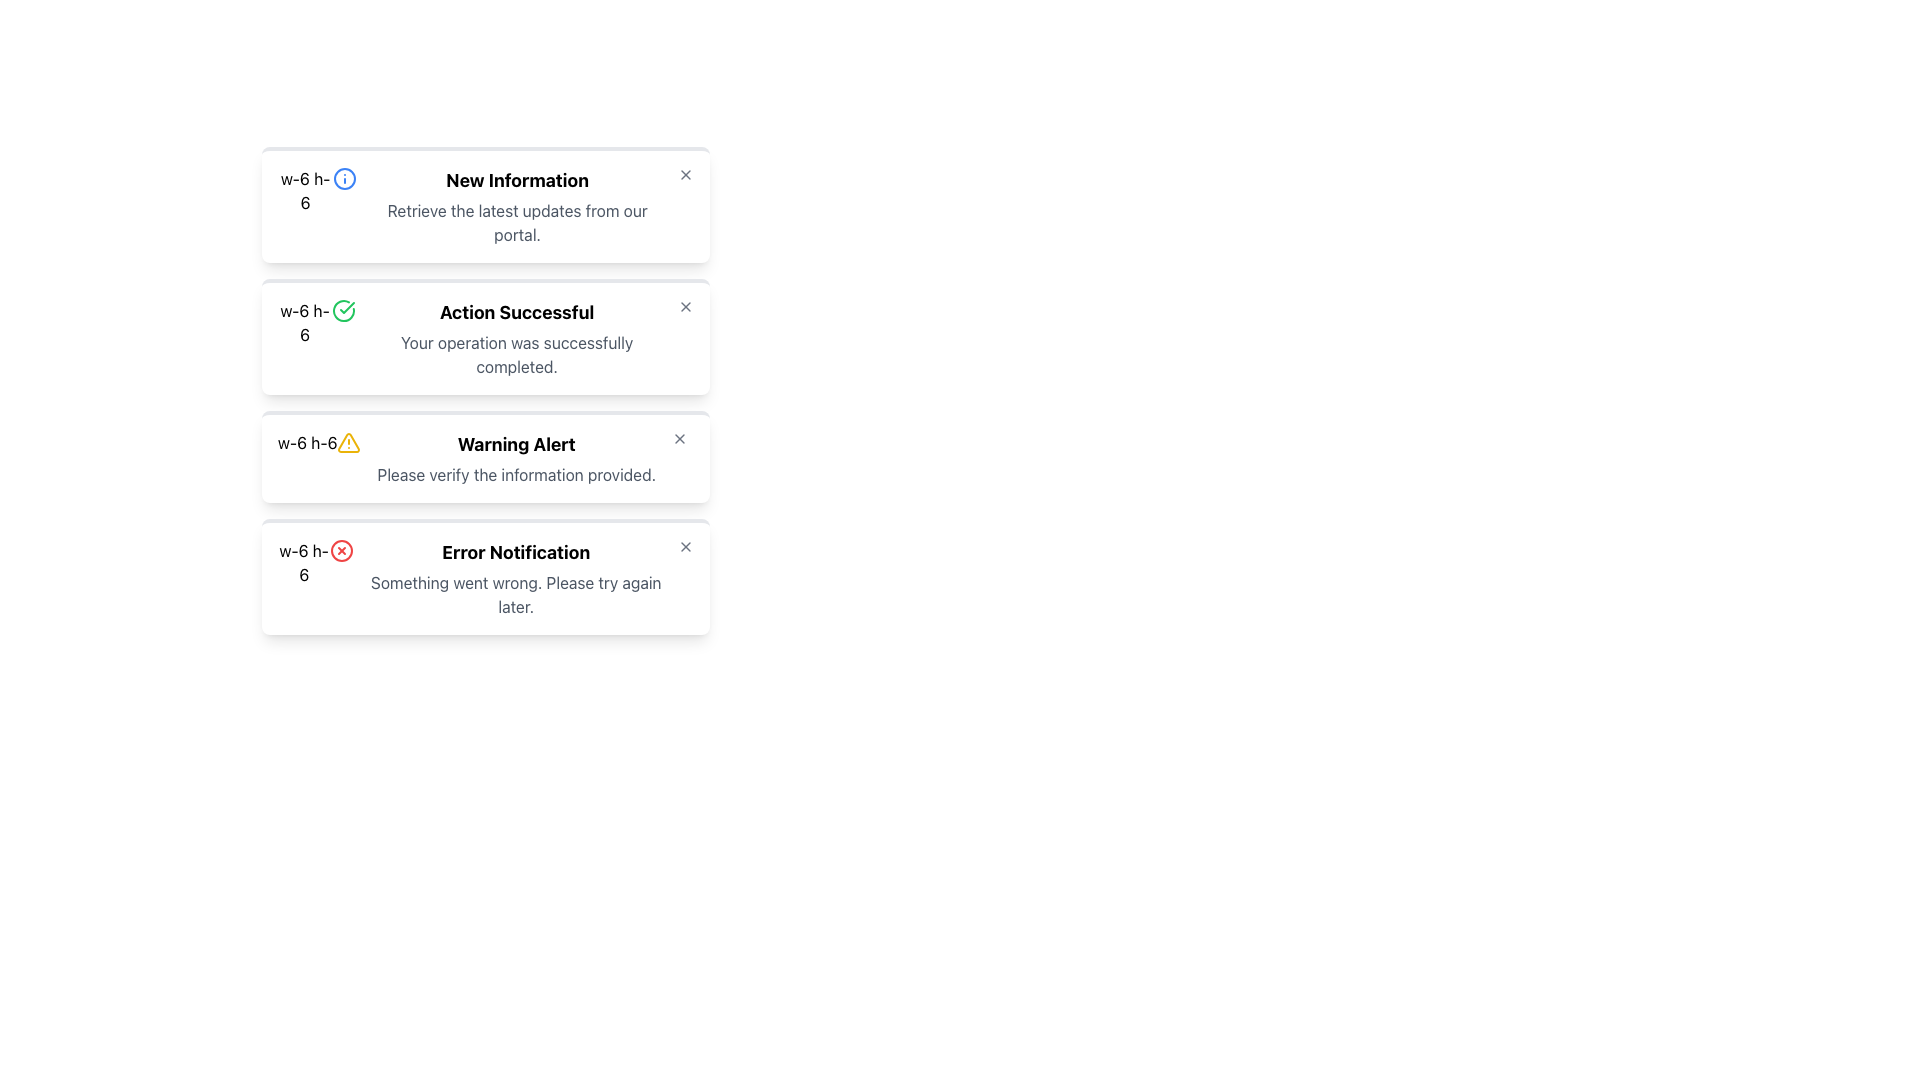  What do you see at coordinates (517, 223) in the screenshot?
I see `the text snippet that reads 'Retrieve the latest updates from our portal.', which is styled in gray font and positioned below the 'New Information' title` at bounding box center [517, 223].